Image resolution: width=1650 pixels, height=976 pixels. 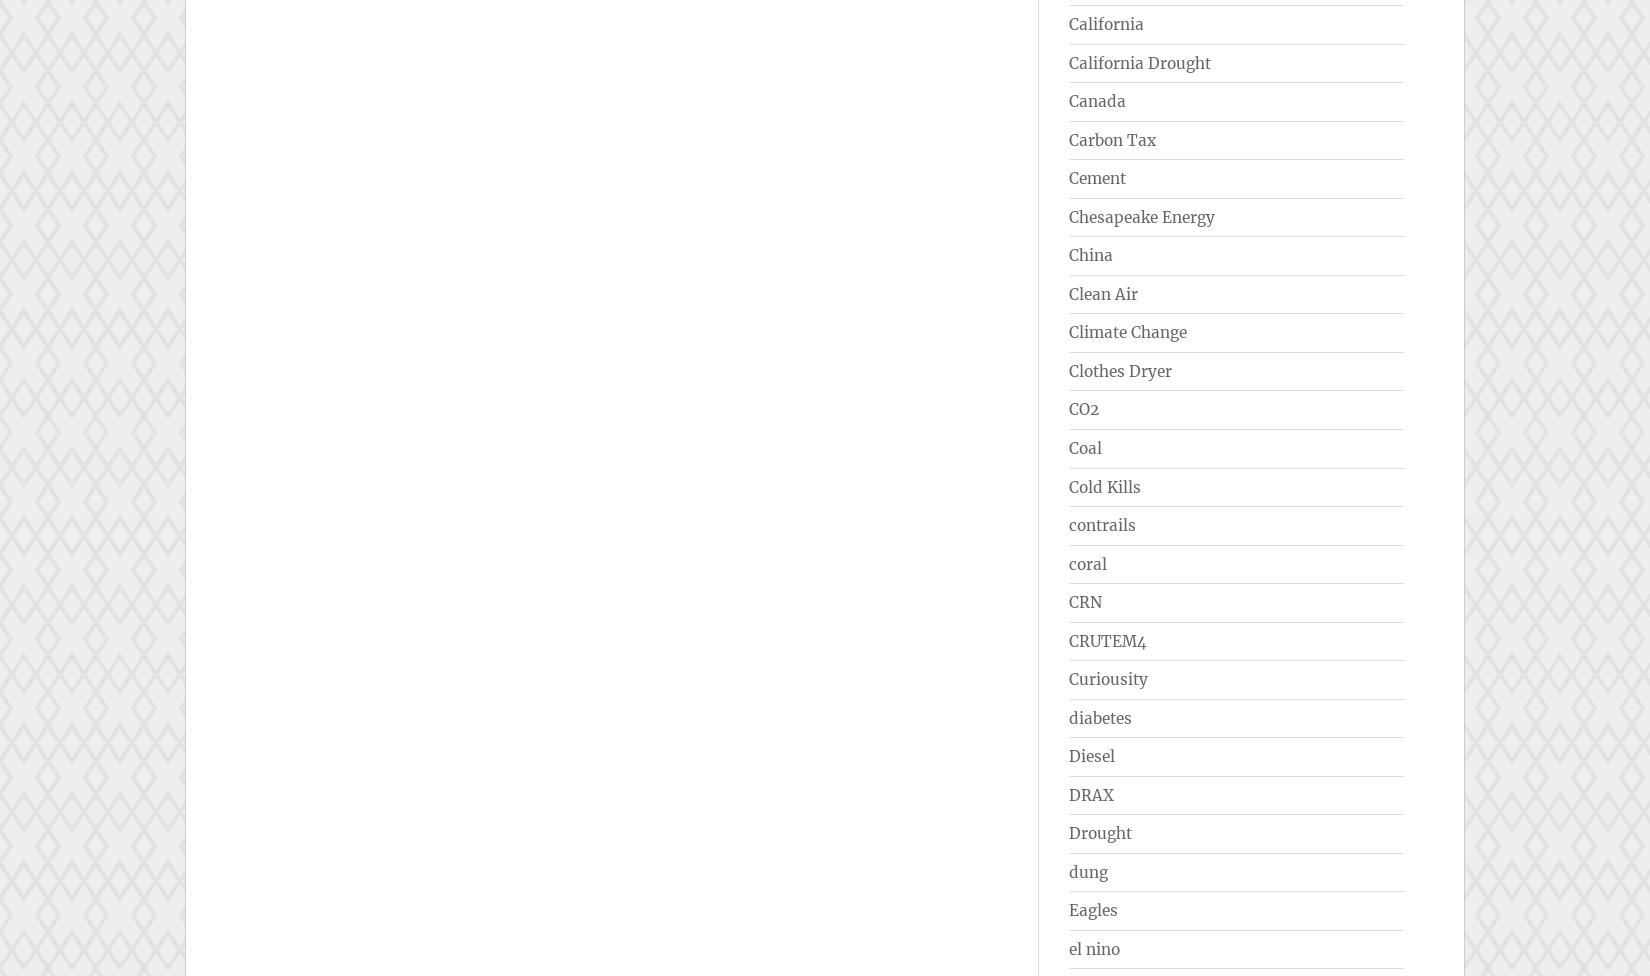 I want to click on 'Climate Change', so click(x=1127, y=332).